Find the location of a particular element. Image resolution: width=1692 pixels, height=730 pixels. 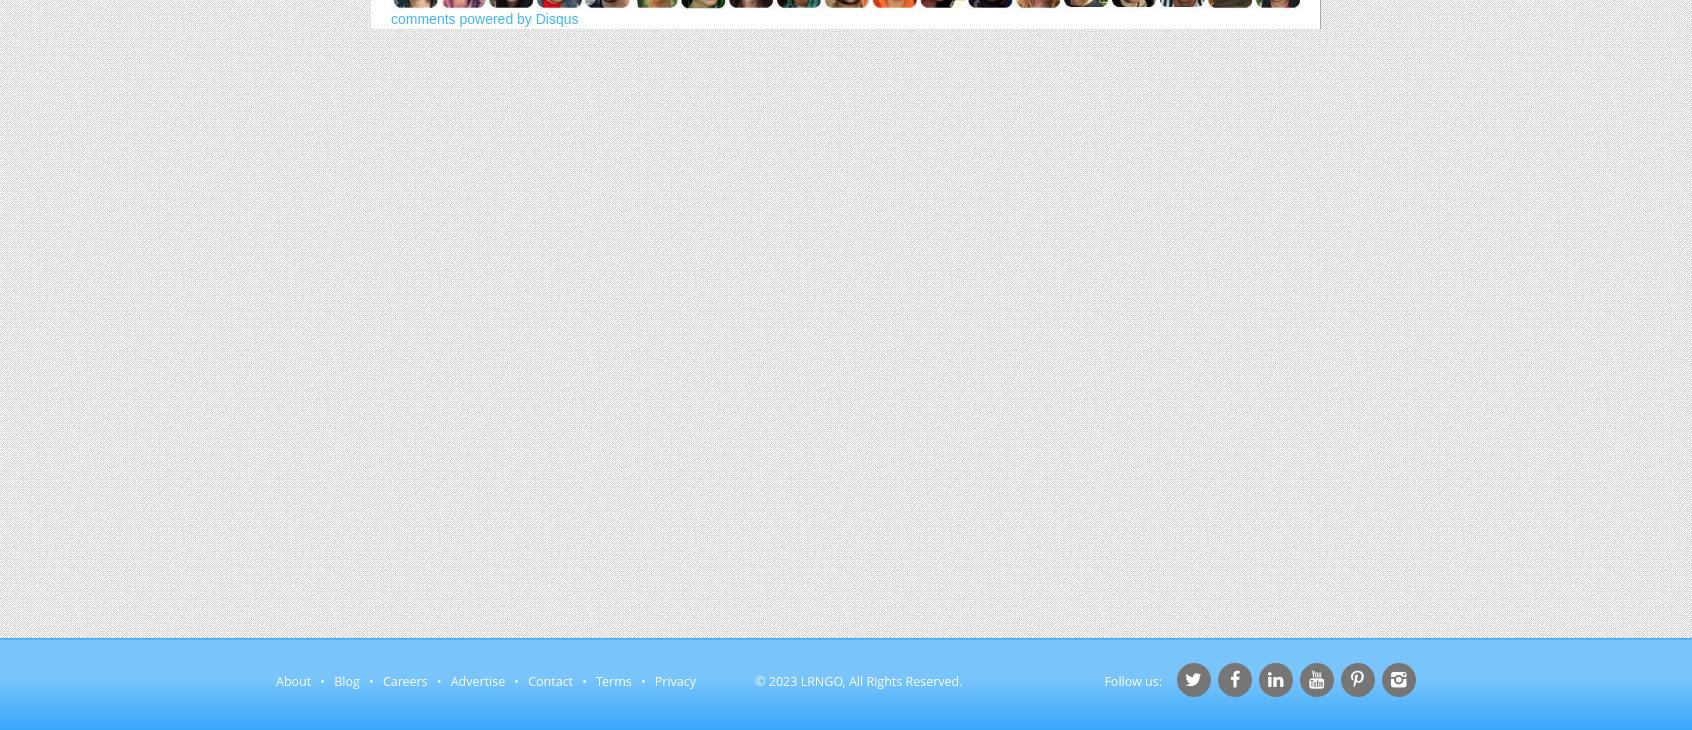

'© 2023 LRNGO, All Rights Reserved.' is located at coordinates (753, 681).